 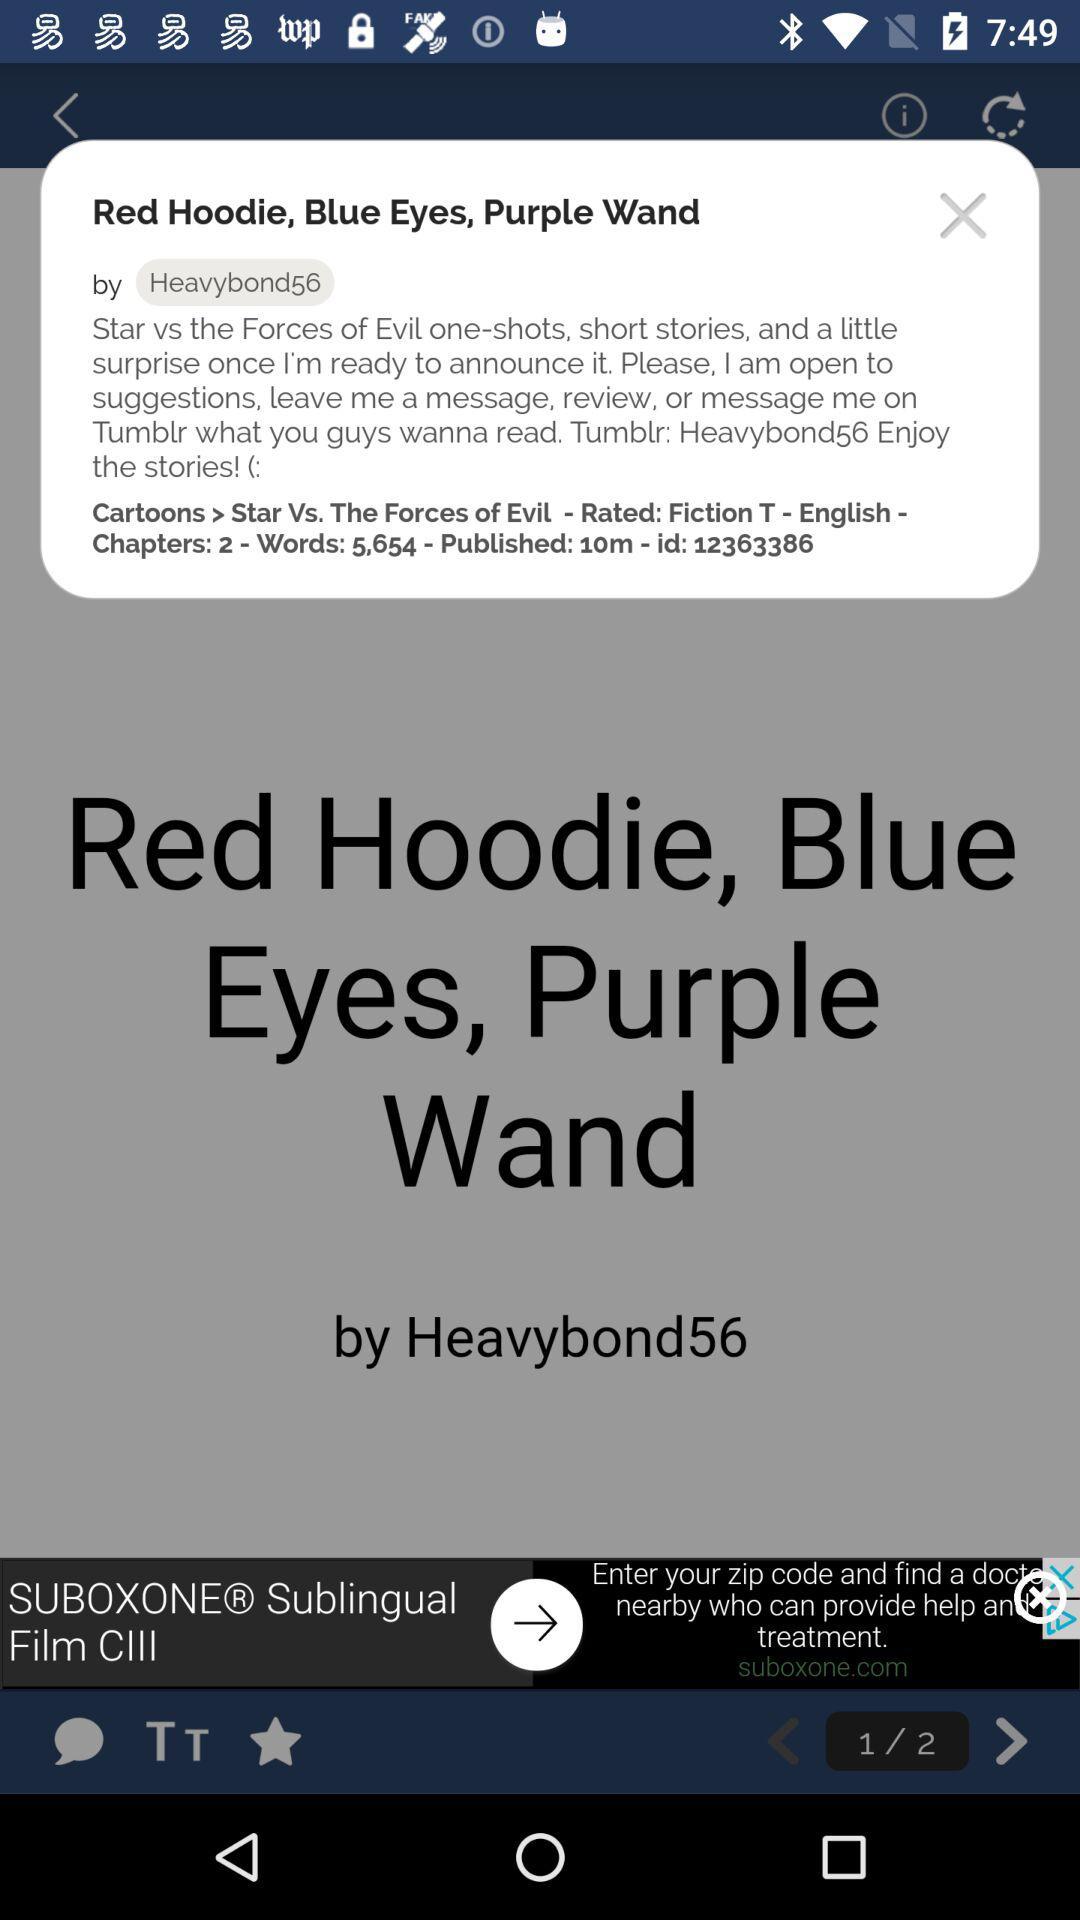 I want to click on go foward, so click(x=1011, y=1740).